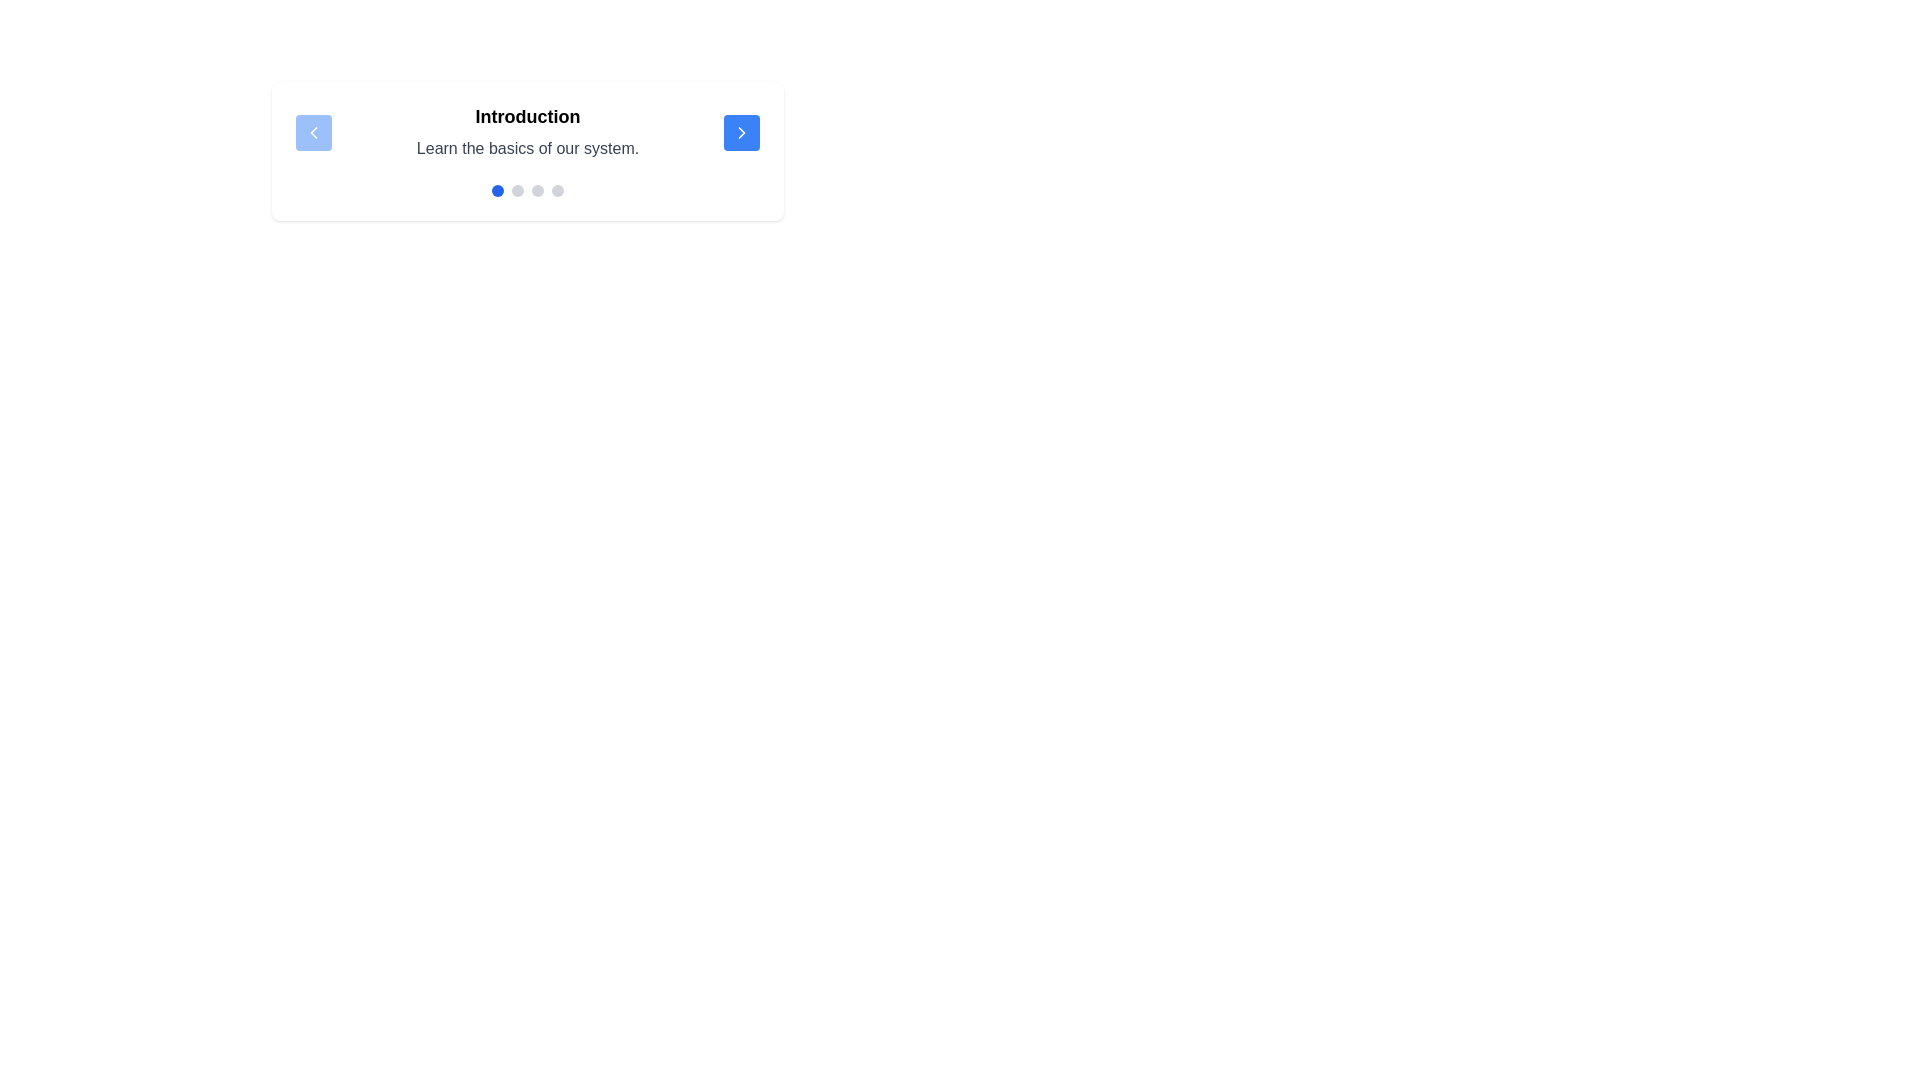  I want to click on the text block element that contains the header 'Introduction' and the description 'Learn the basics of our system.', so click(528, 132).